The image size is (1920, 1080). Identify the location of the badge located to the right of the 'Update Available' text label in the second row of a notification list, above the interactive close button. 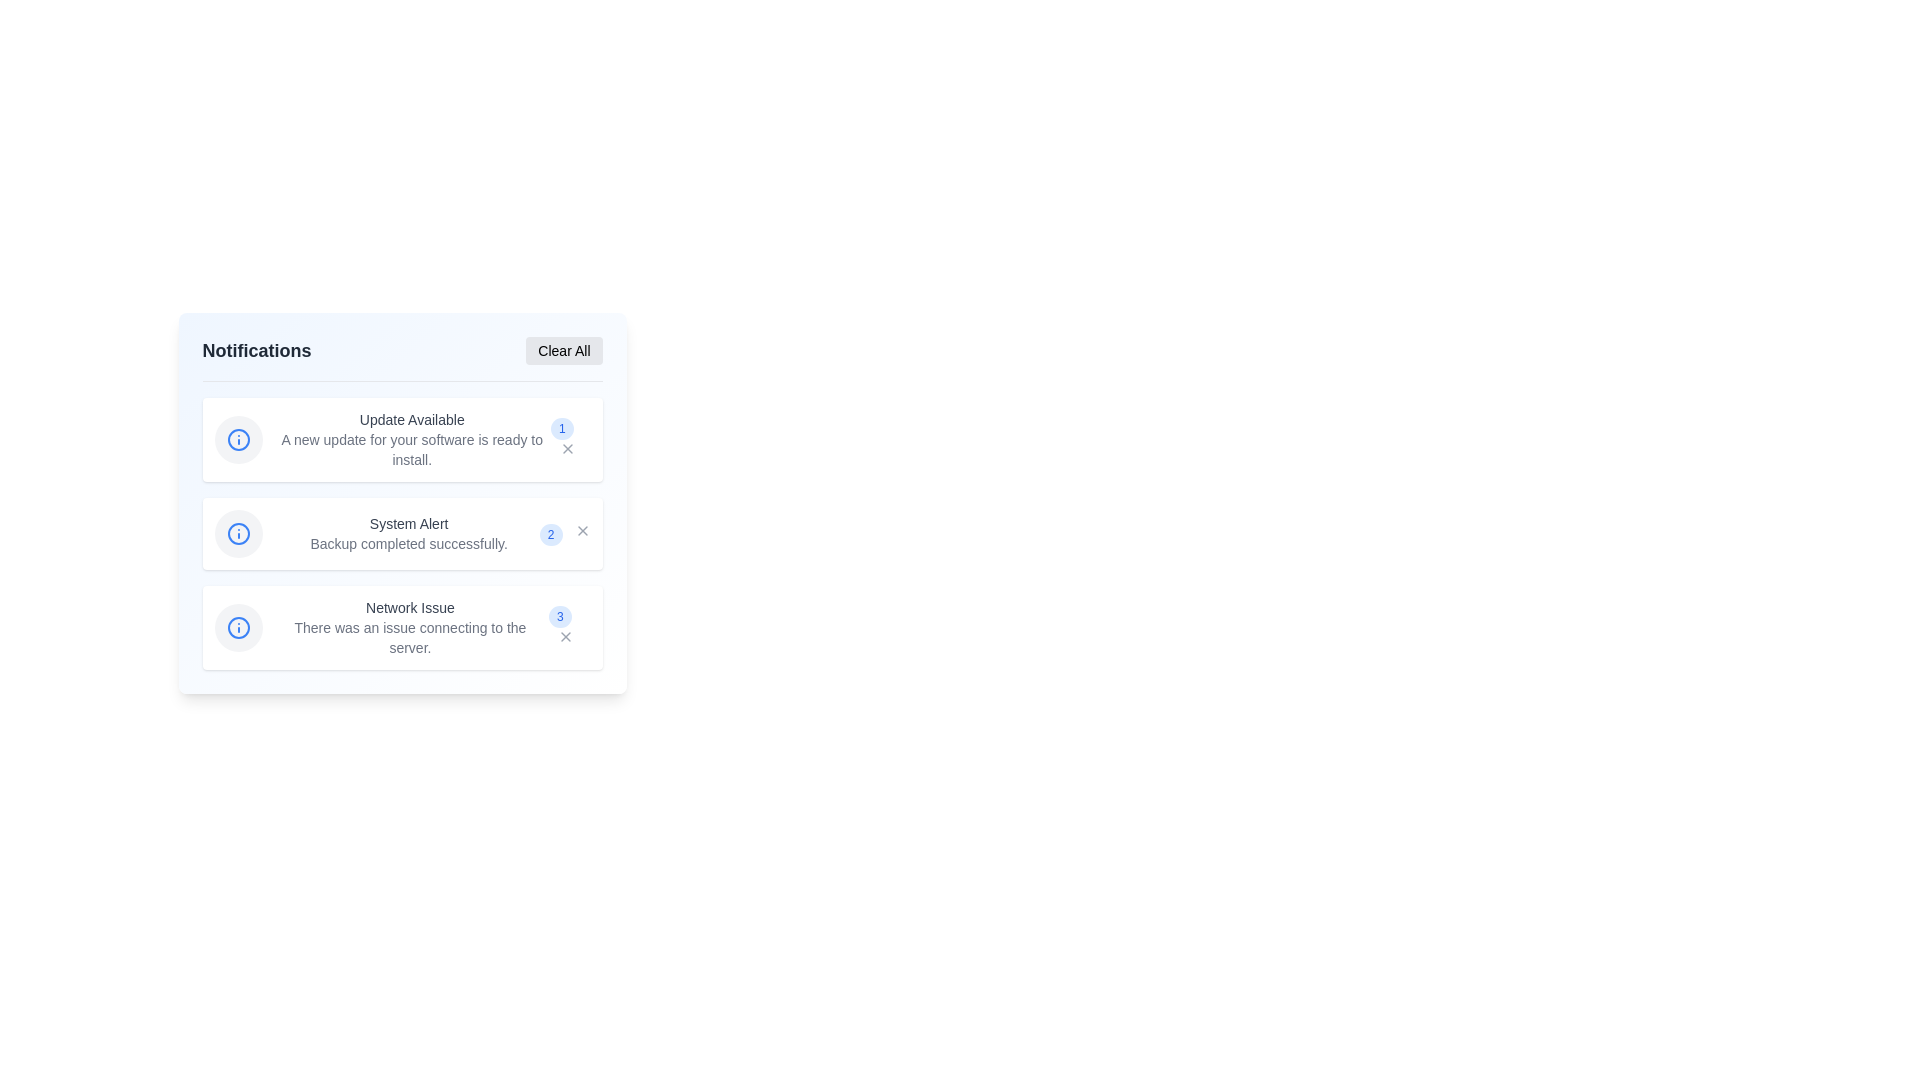
(561, 427).